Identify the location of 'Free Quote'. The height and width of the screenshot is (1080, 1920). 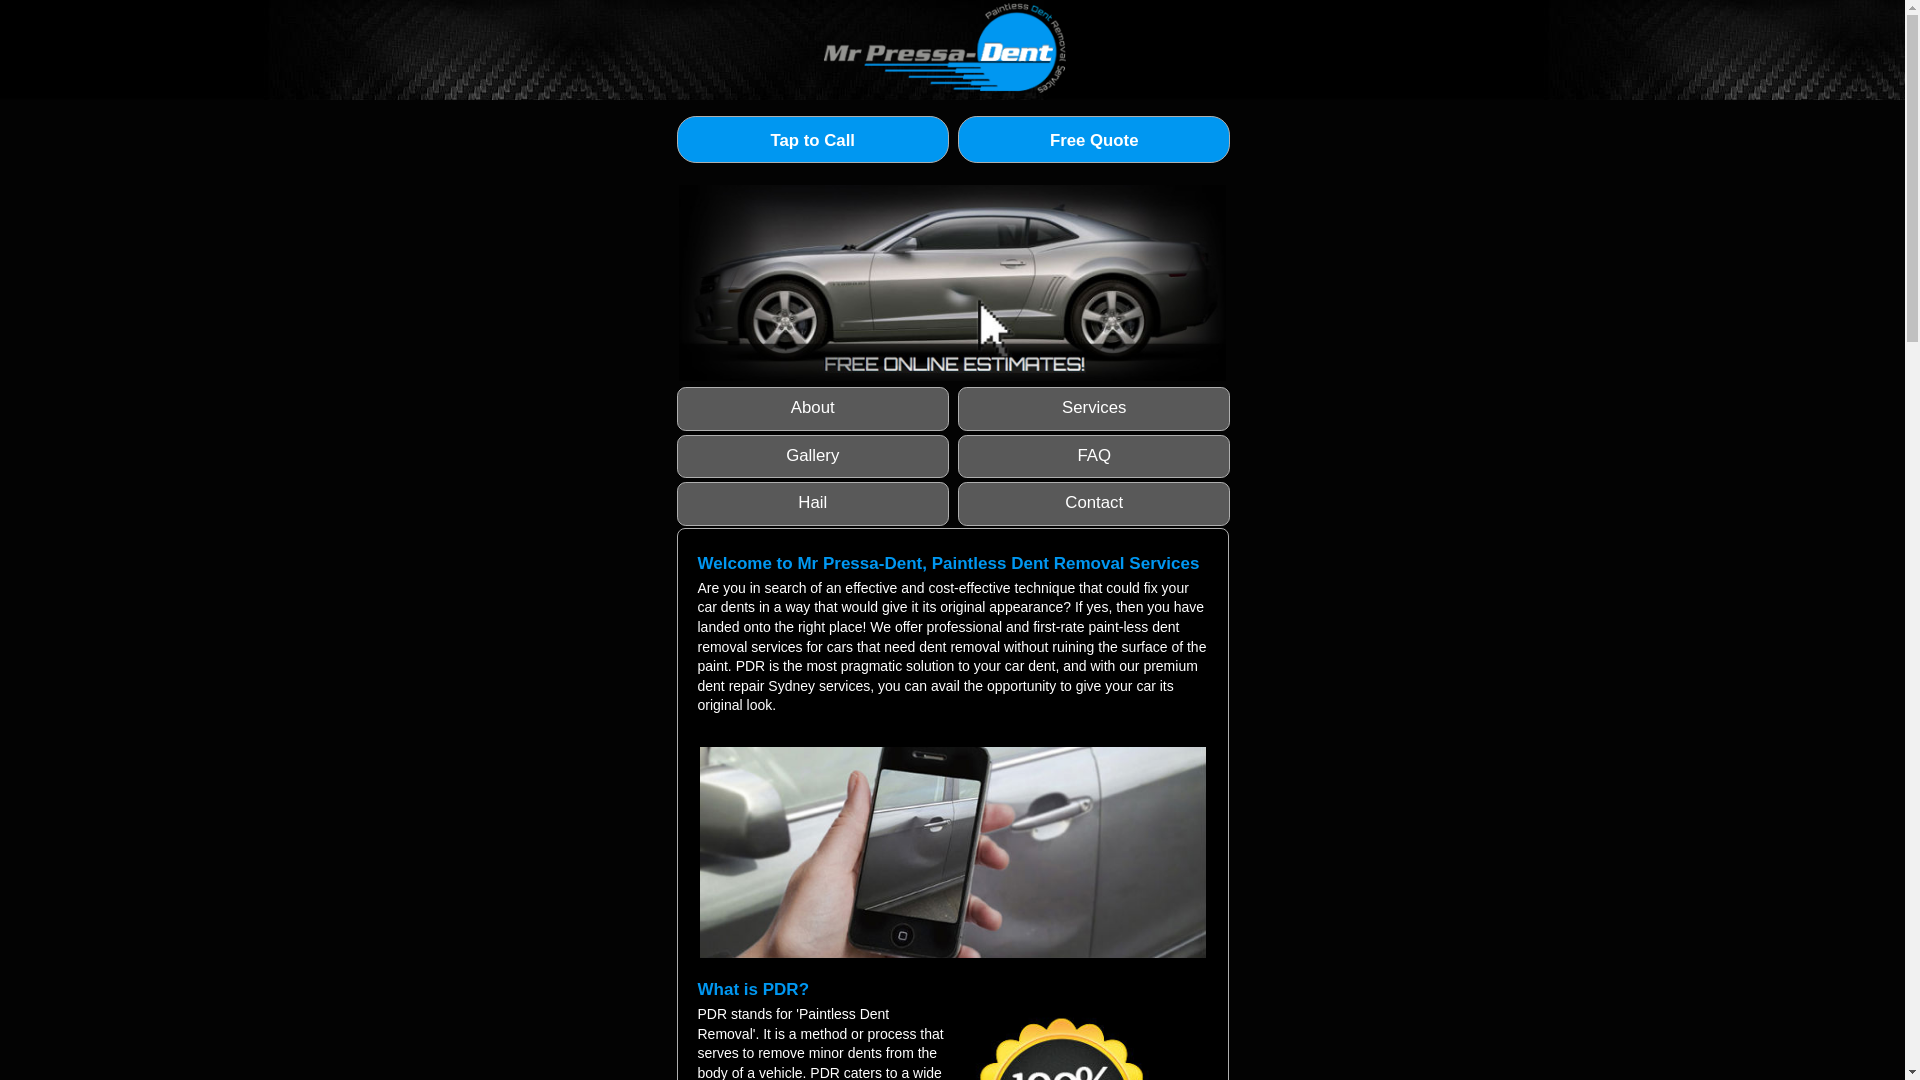
(1093, 138).